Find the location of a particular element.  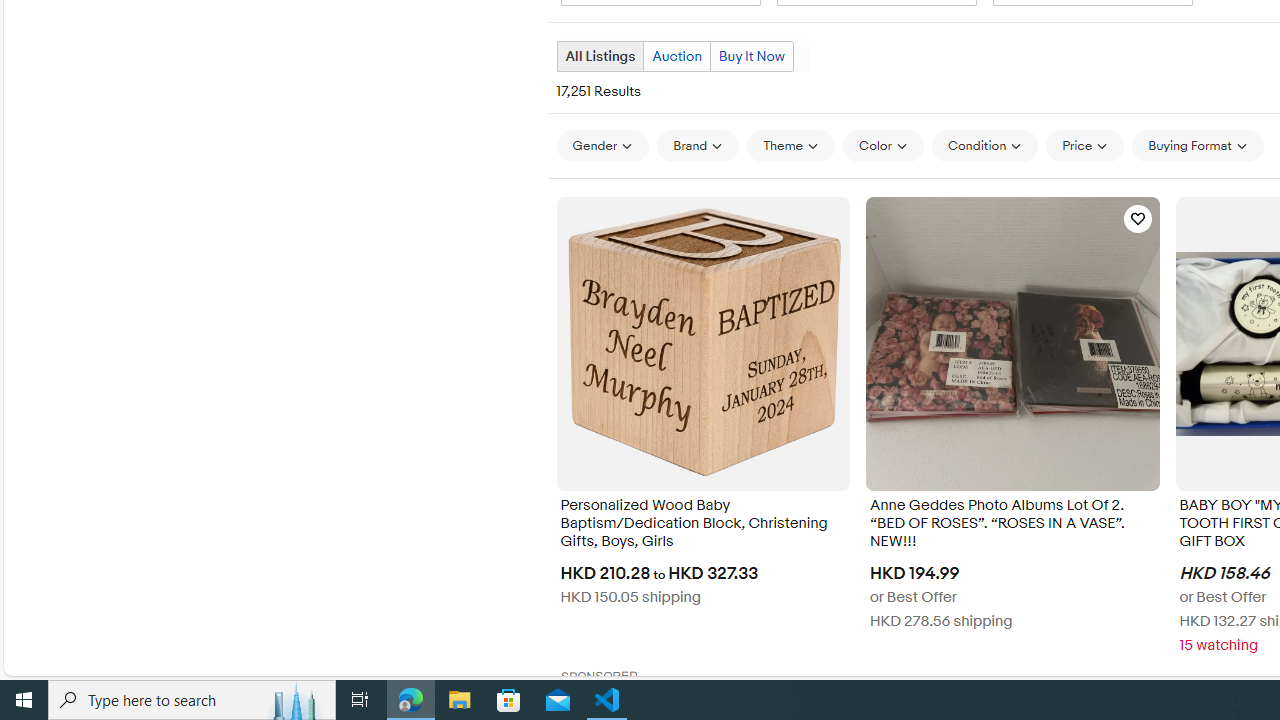

'Color' is located at coordinates (882, 145).